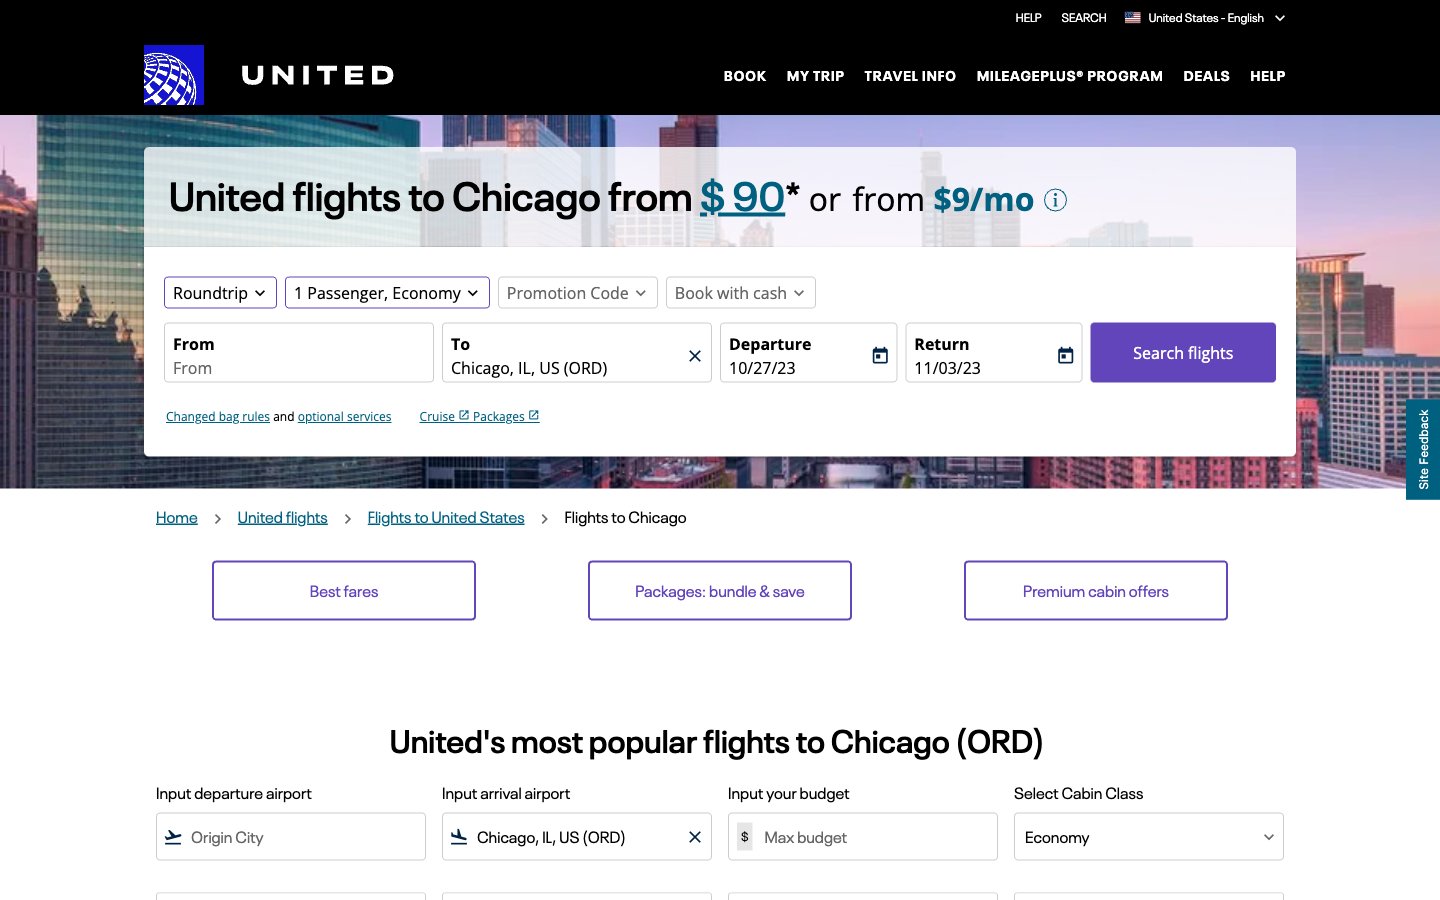  I want to click on Lowest Prices, so click(344, 590).